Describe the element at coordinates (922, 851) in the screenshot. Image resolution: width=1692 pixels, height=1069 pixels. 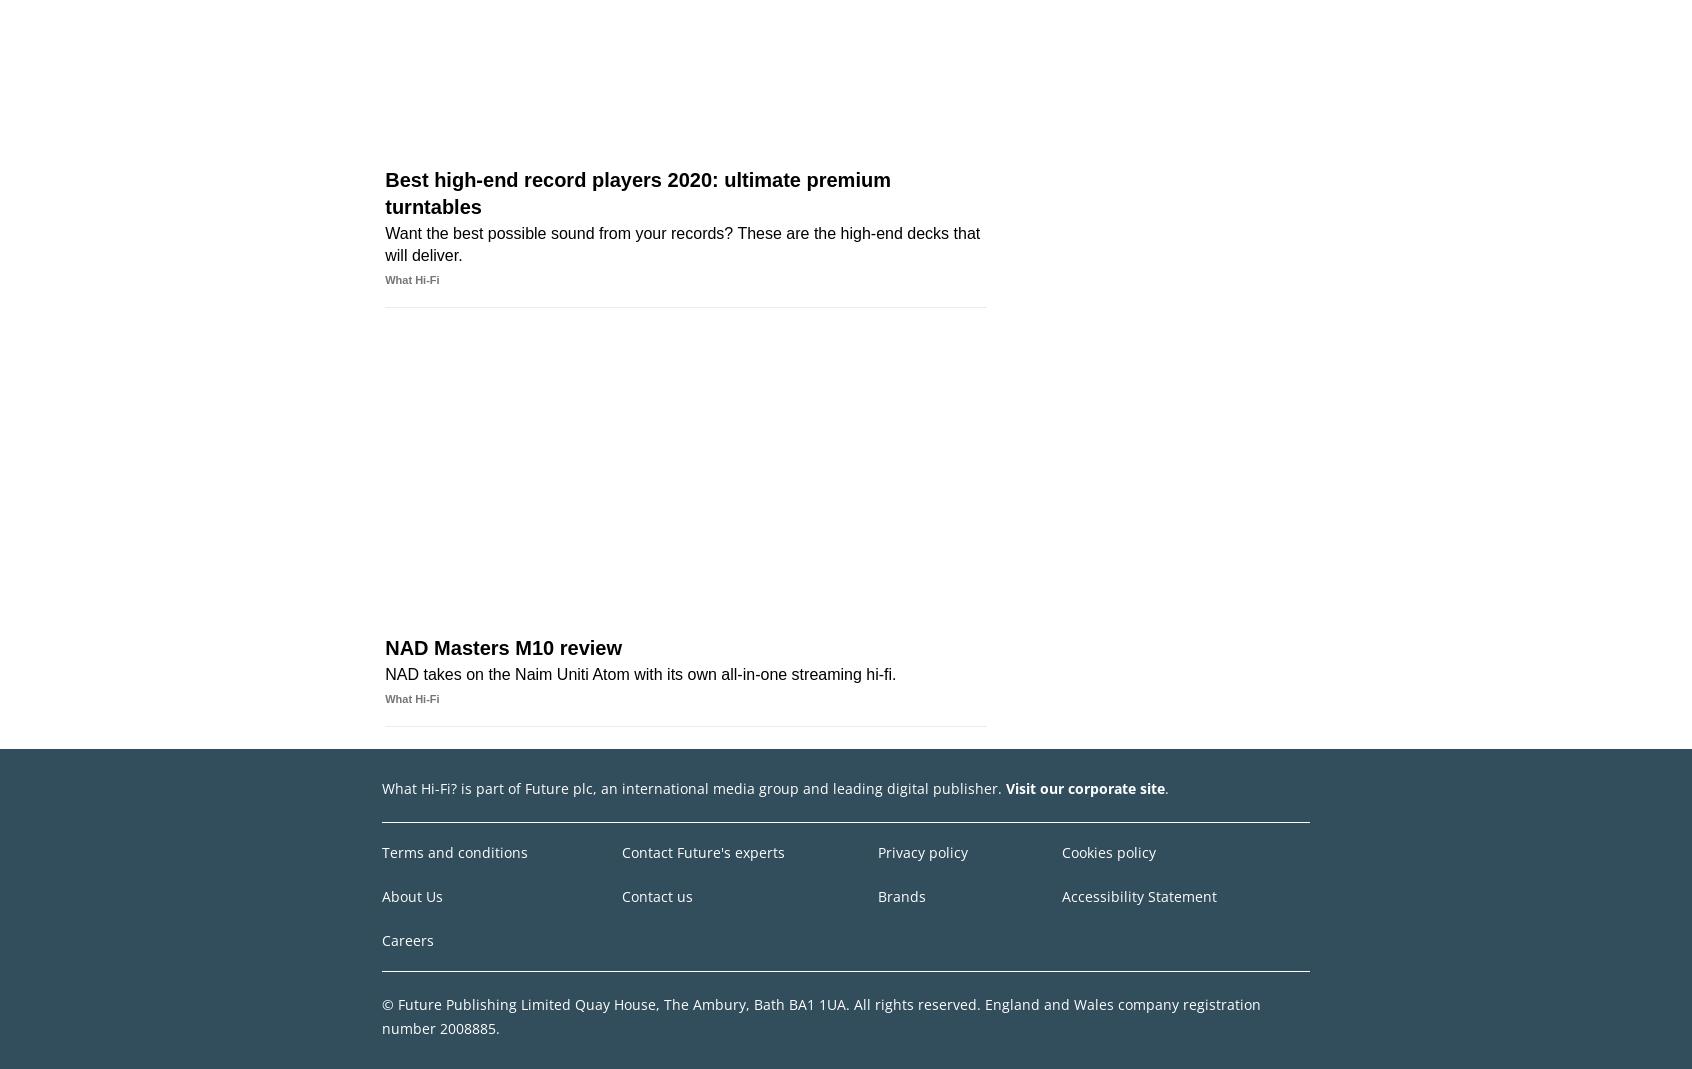
I see `'Privacy policy'` at that location.